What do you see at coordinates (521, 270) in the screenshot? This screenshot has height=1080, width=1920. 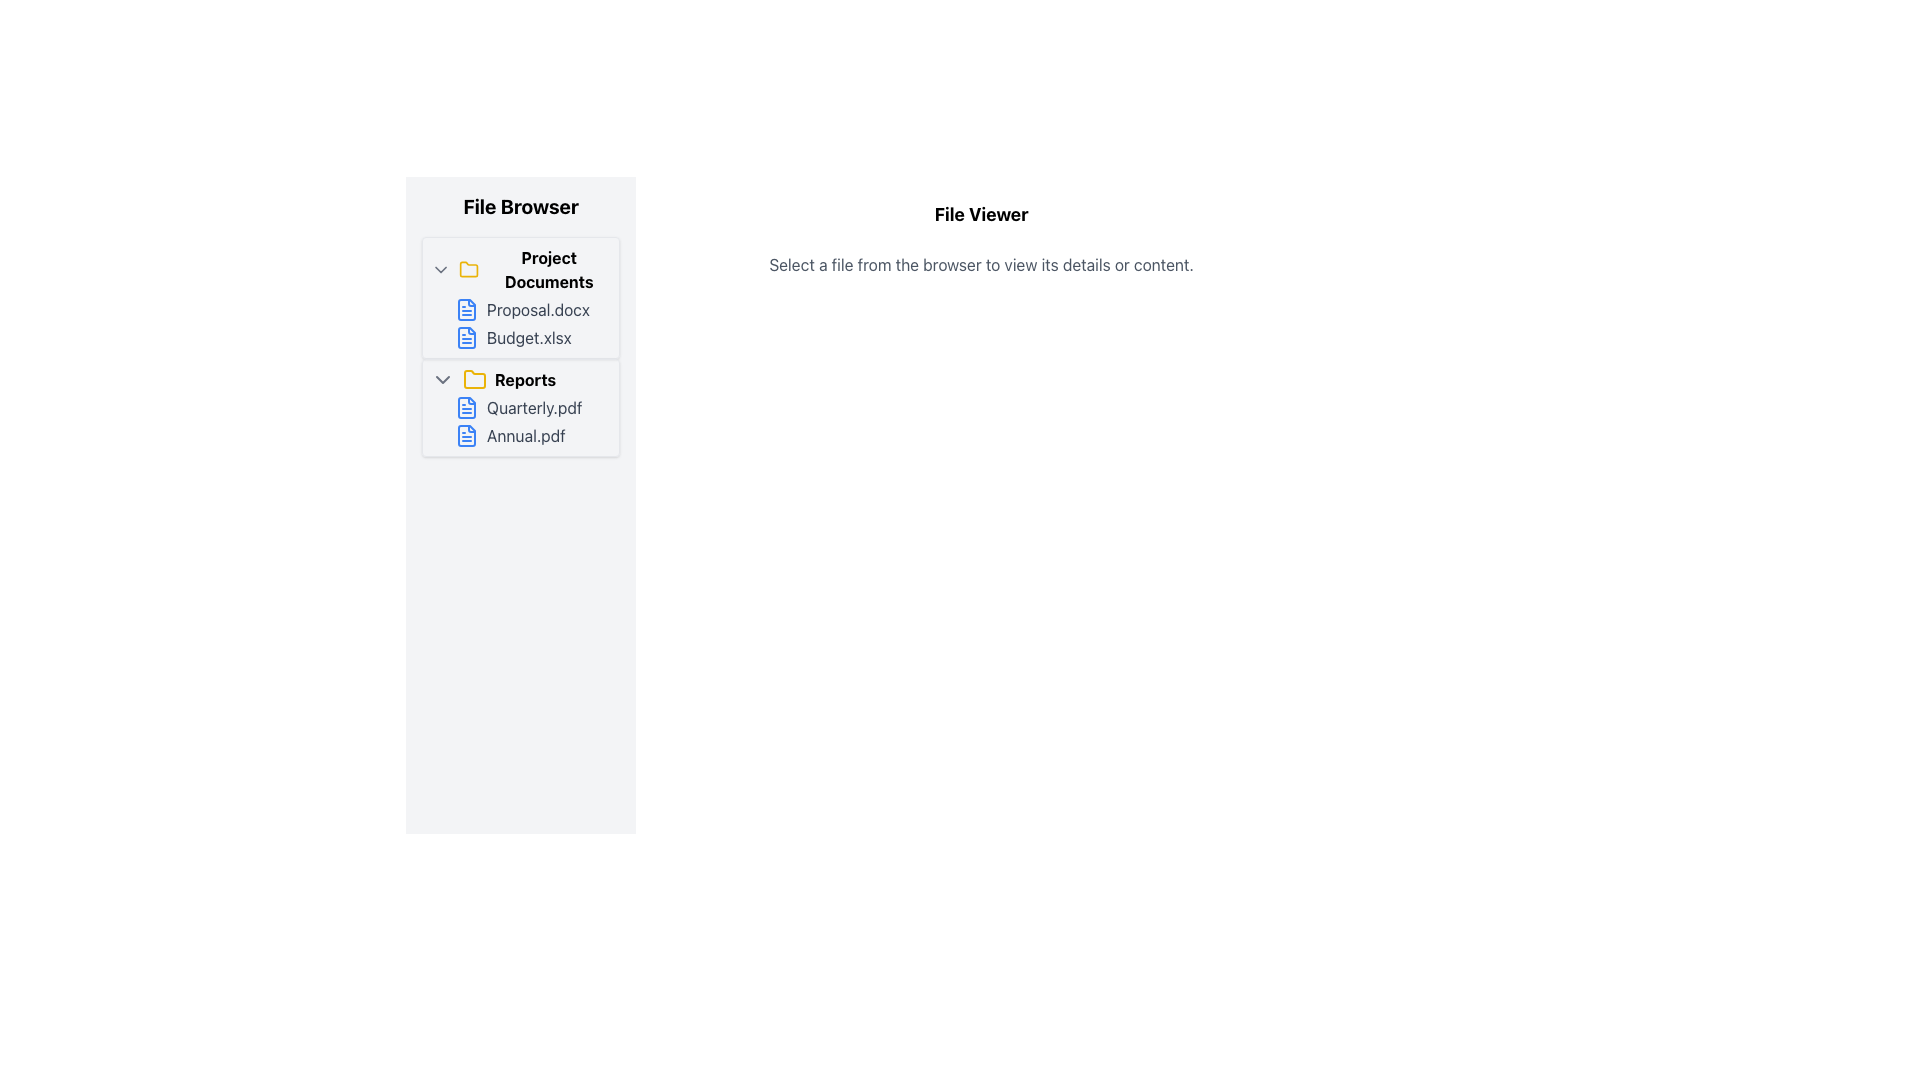 I see `the 'Project Documents' folder entry in the file browser` at bounding box center [521, 270].